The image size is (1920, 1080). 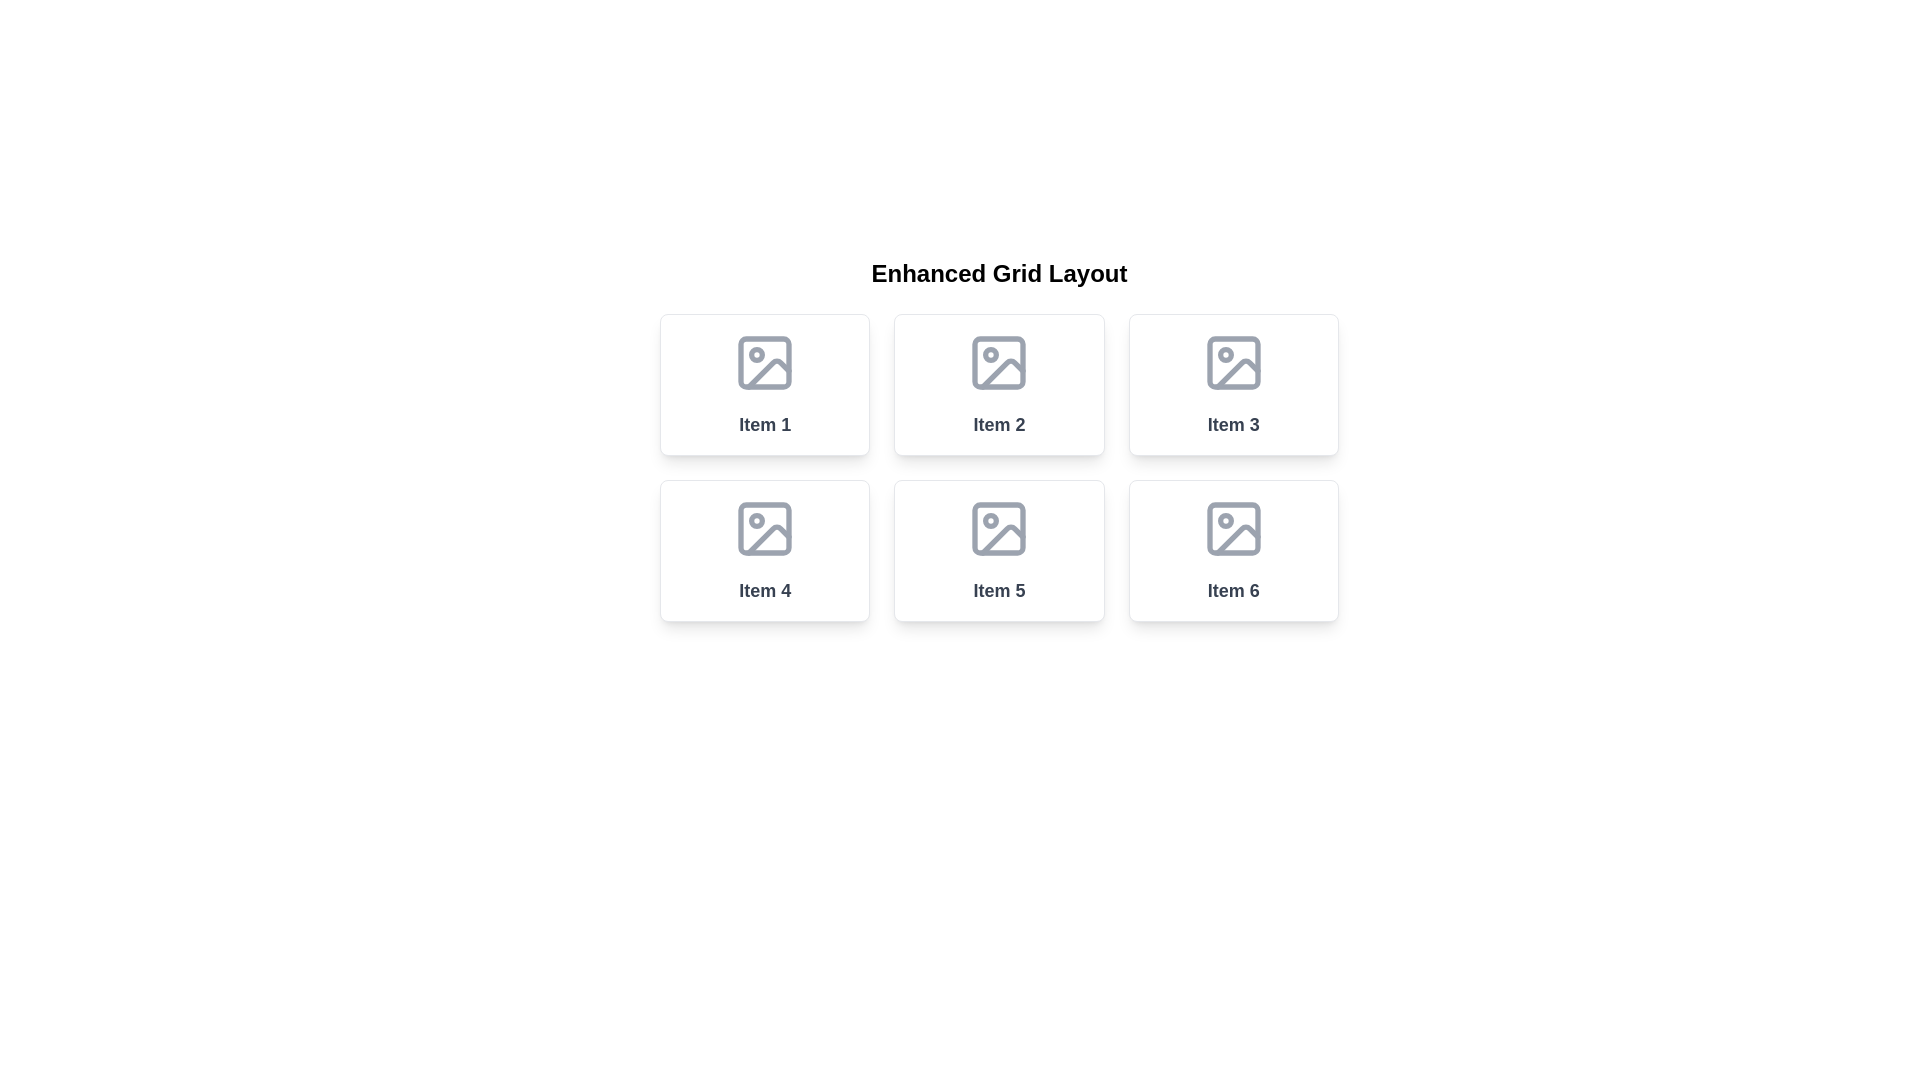 I want to click on the picture frame icon located at the center of the grid item labeled 'Item 1', which features a circular region in the top left and a diagonal line intersecting a rectangular outline, so click(x=764, y=362).